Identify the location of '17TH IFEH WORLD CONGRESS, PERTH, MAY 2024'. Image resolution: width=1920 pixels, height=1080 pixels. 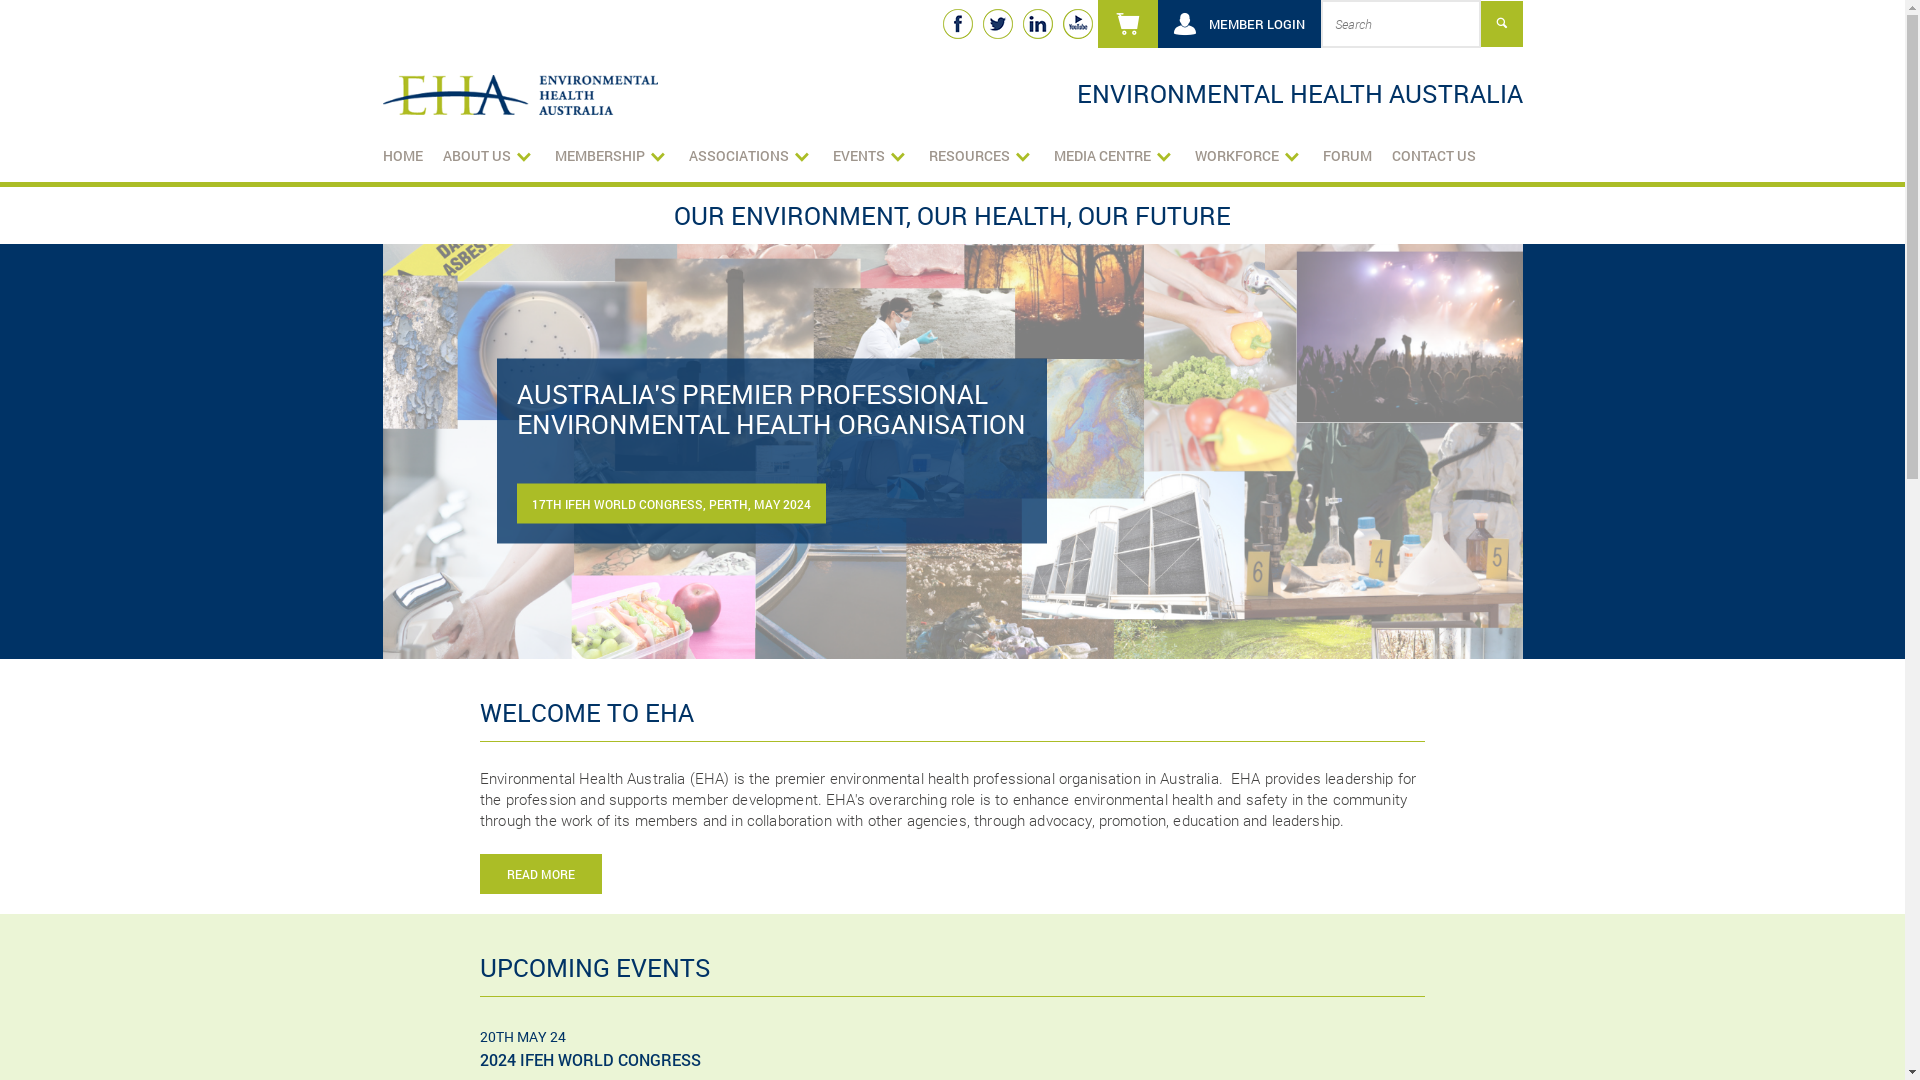
(670, 503).